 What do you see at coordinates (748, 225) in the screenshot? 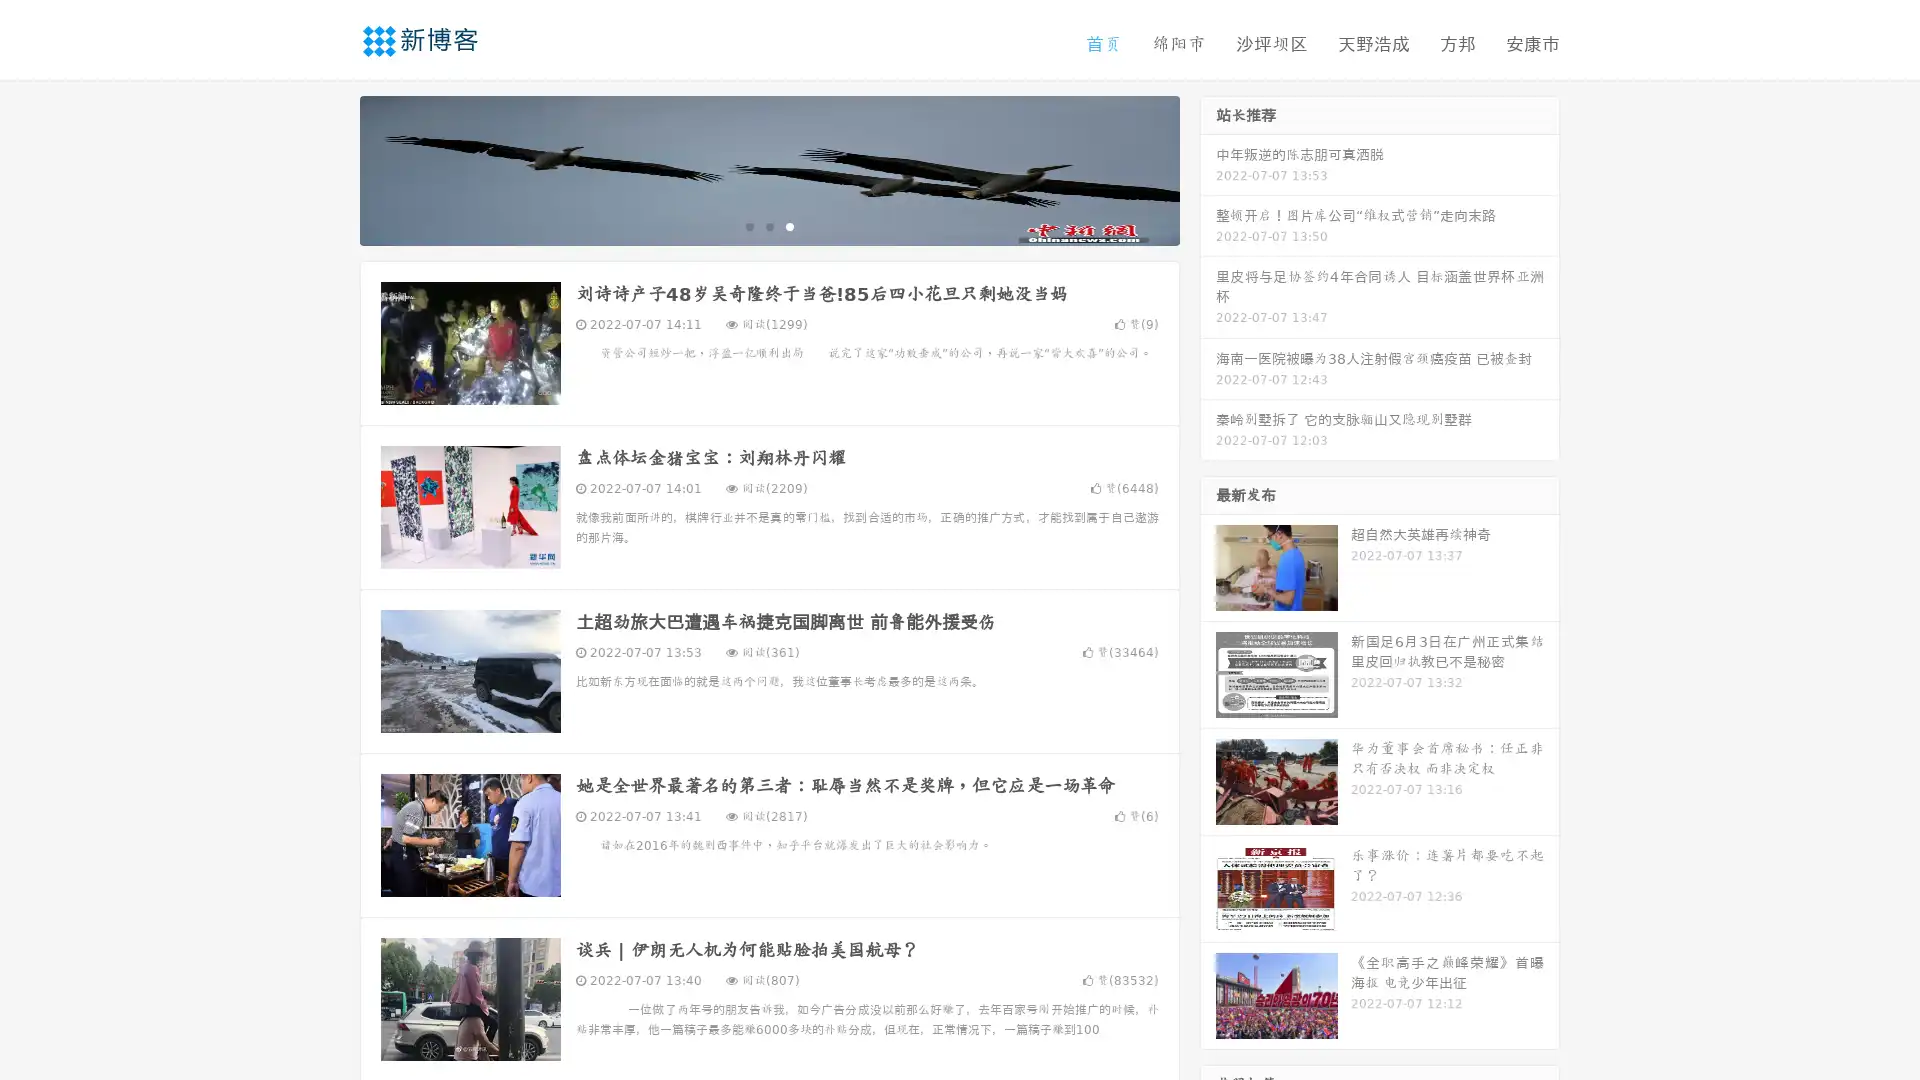
I see `Go to slide 1` at bounding box center [748, 225].